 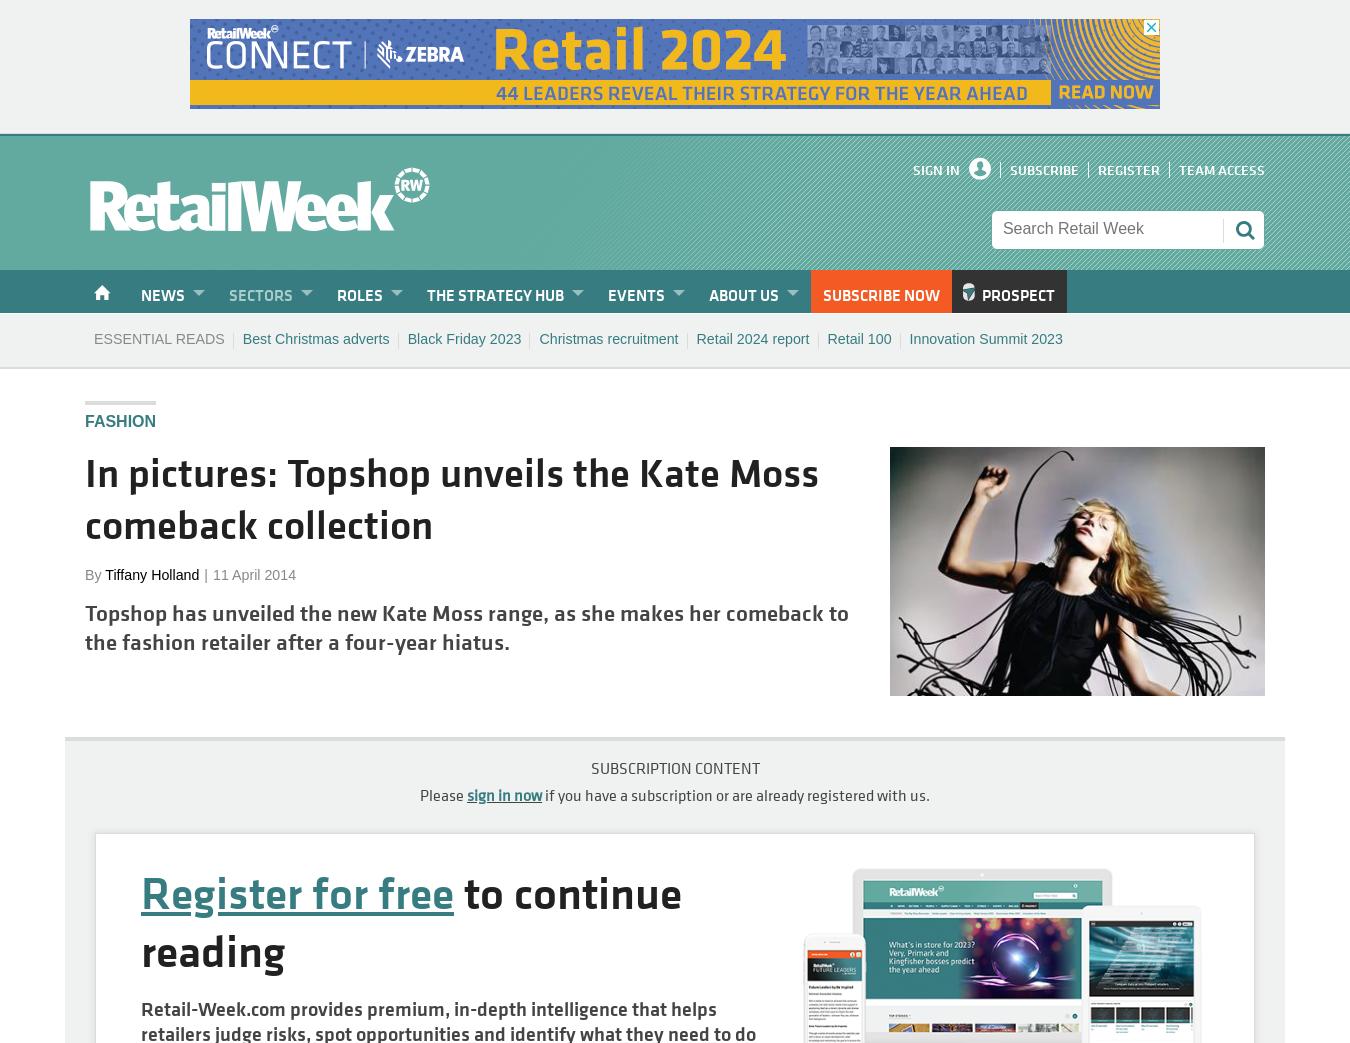 I want to click on 'News', so click(x=140, y=294).